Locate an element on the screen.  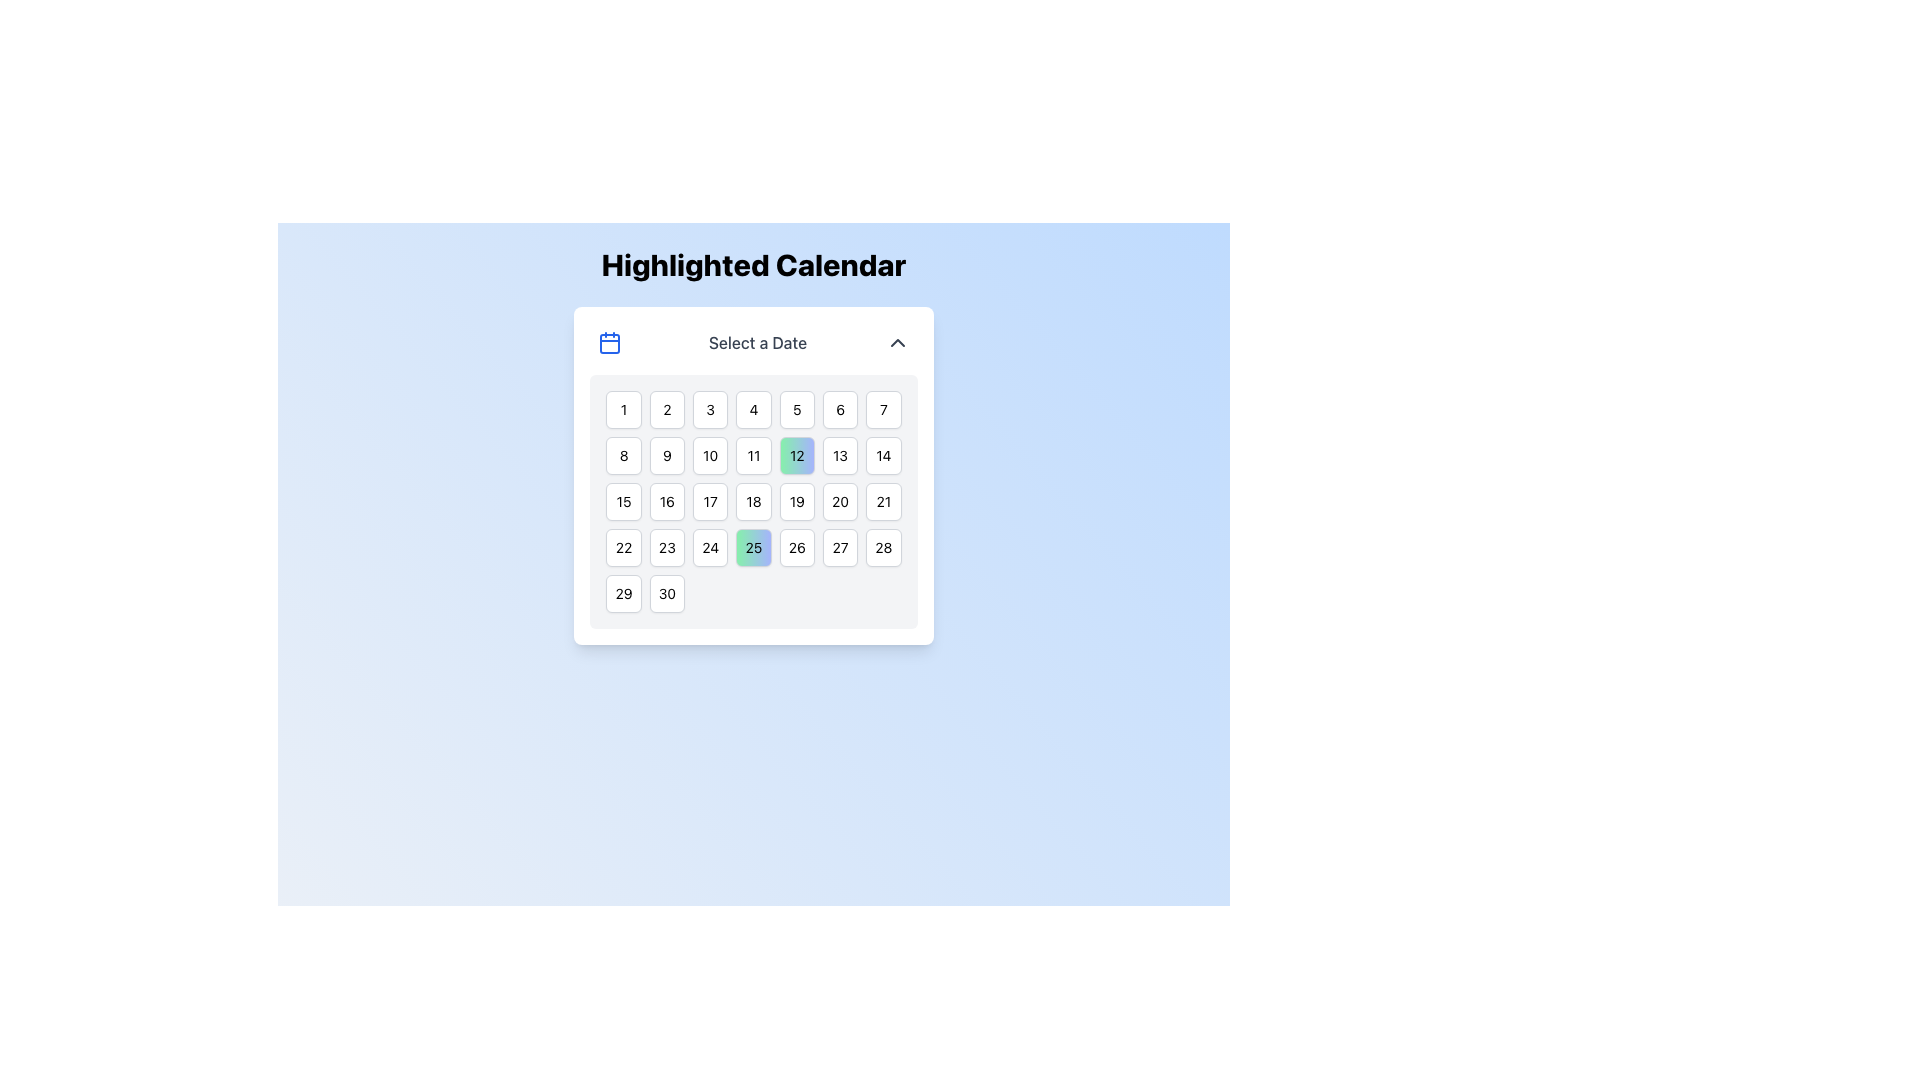
the button for the 25th day in the calendar is located at coordinates (752, 547).